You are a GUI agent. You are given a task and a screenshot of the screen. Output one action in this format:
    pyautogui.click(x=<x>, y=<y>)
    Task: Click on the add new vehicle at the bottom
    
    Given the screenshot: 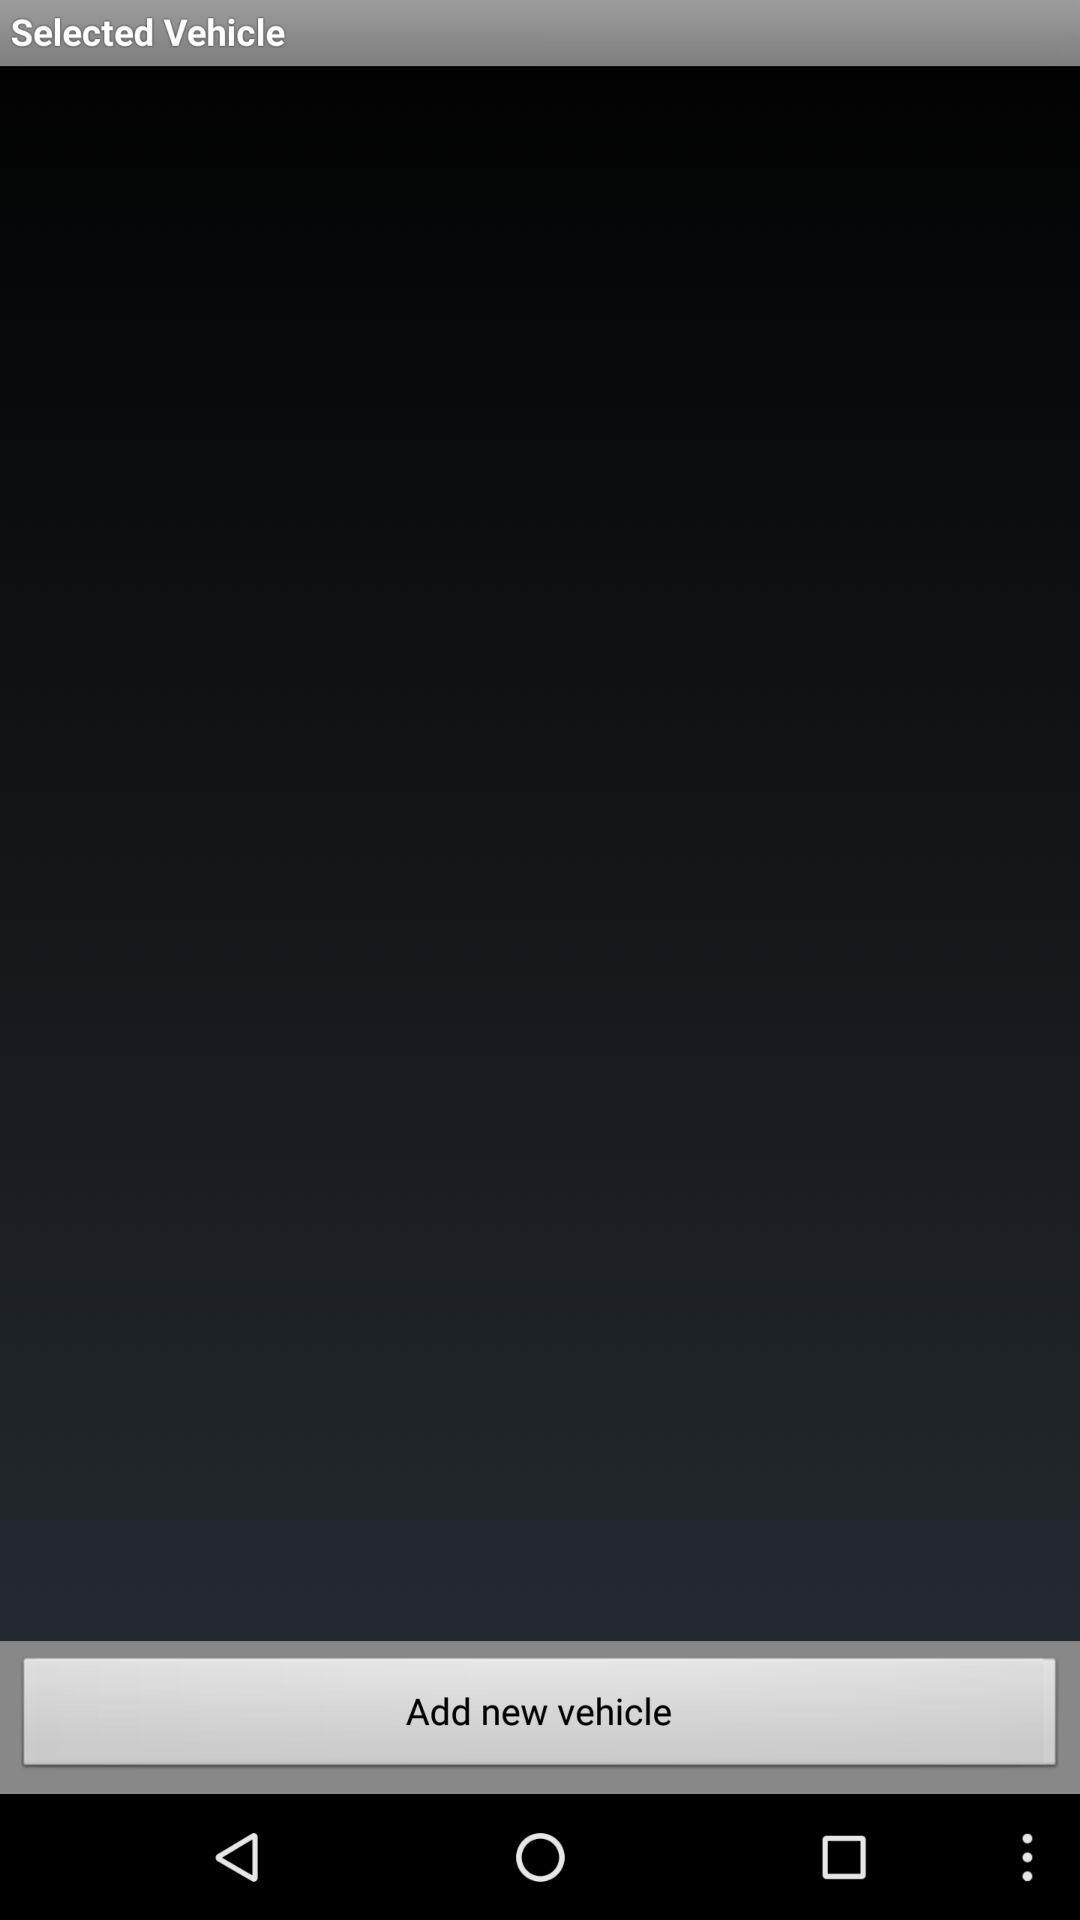 What is the action you would take?
    pyautogui.click(x=540, y=1716)
    